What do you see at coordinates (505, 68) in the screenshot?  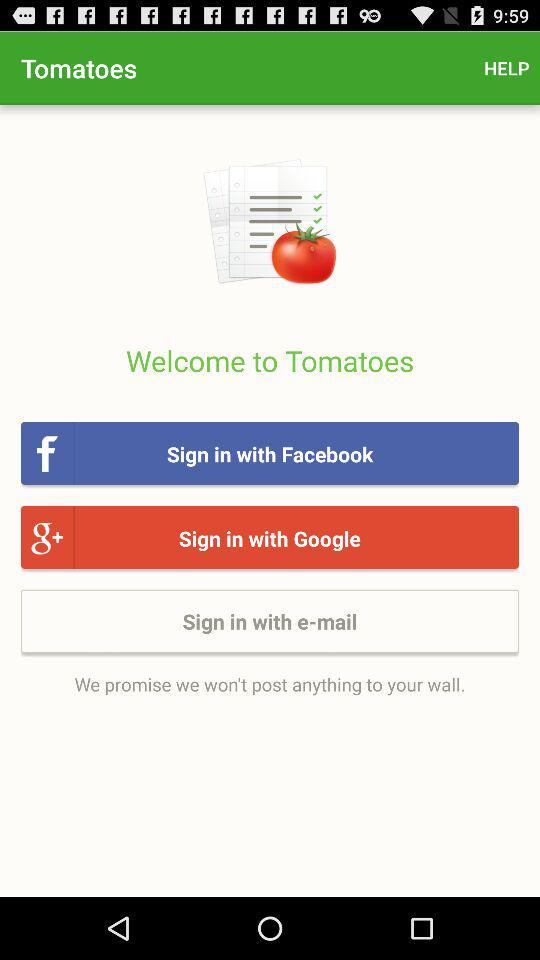 I see `item at the top right corner` at bounding box center [505, 68].